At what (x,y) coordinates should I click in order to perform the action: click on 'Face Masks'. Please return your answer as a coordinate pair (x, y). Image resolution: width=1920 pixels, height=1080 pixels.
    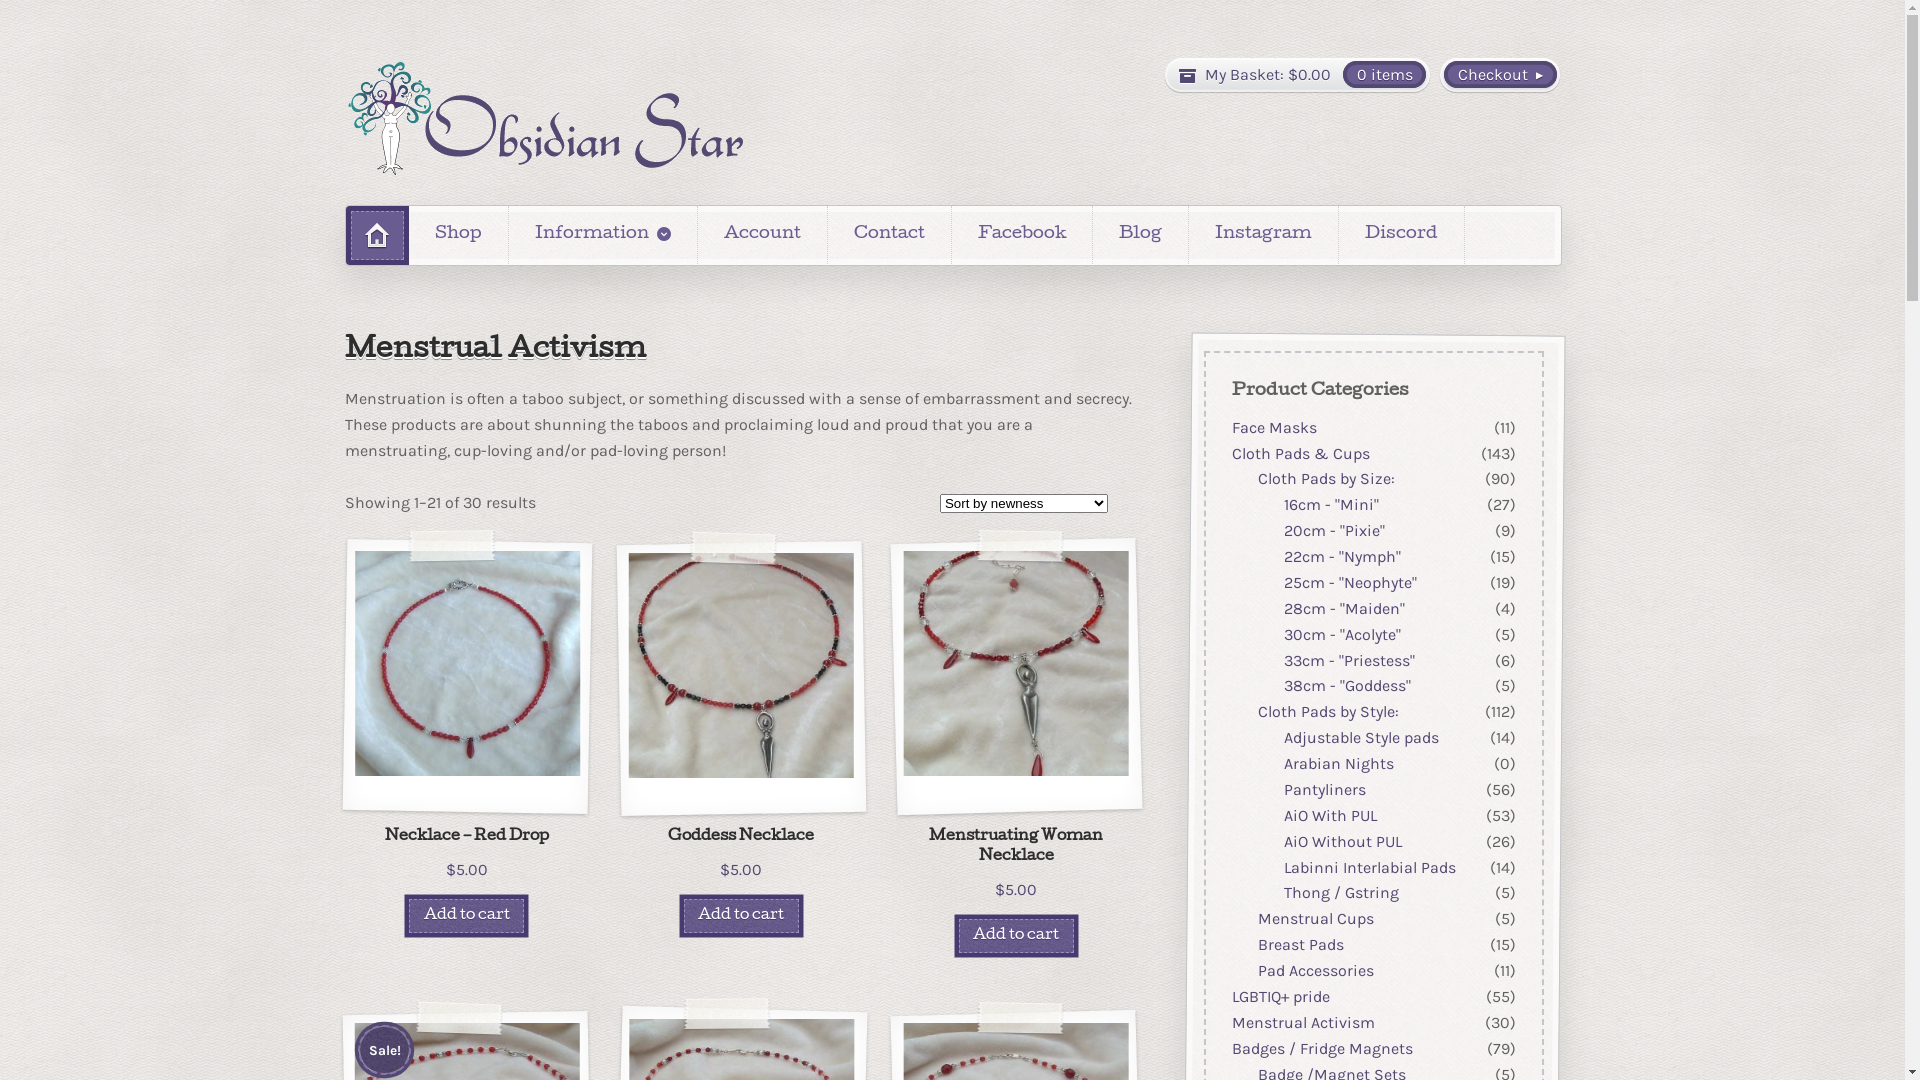
    Looking at the image, I should click on (1272, 426).